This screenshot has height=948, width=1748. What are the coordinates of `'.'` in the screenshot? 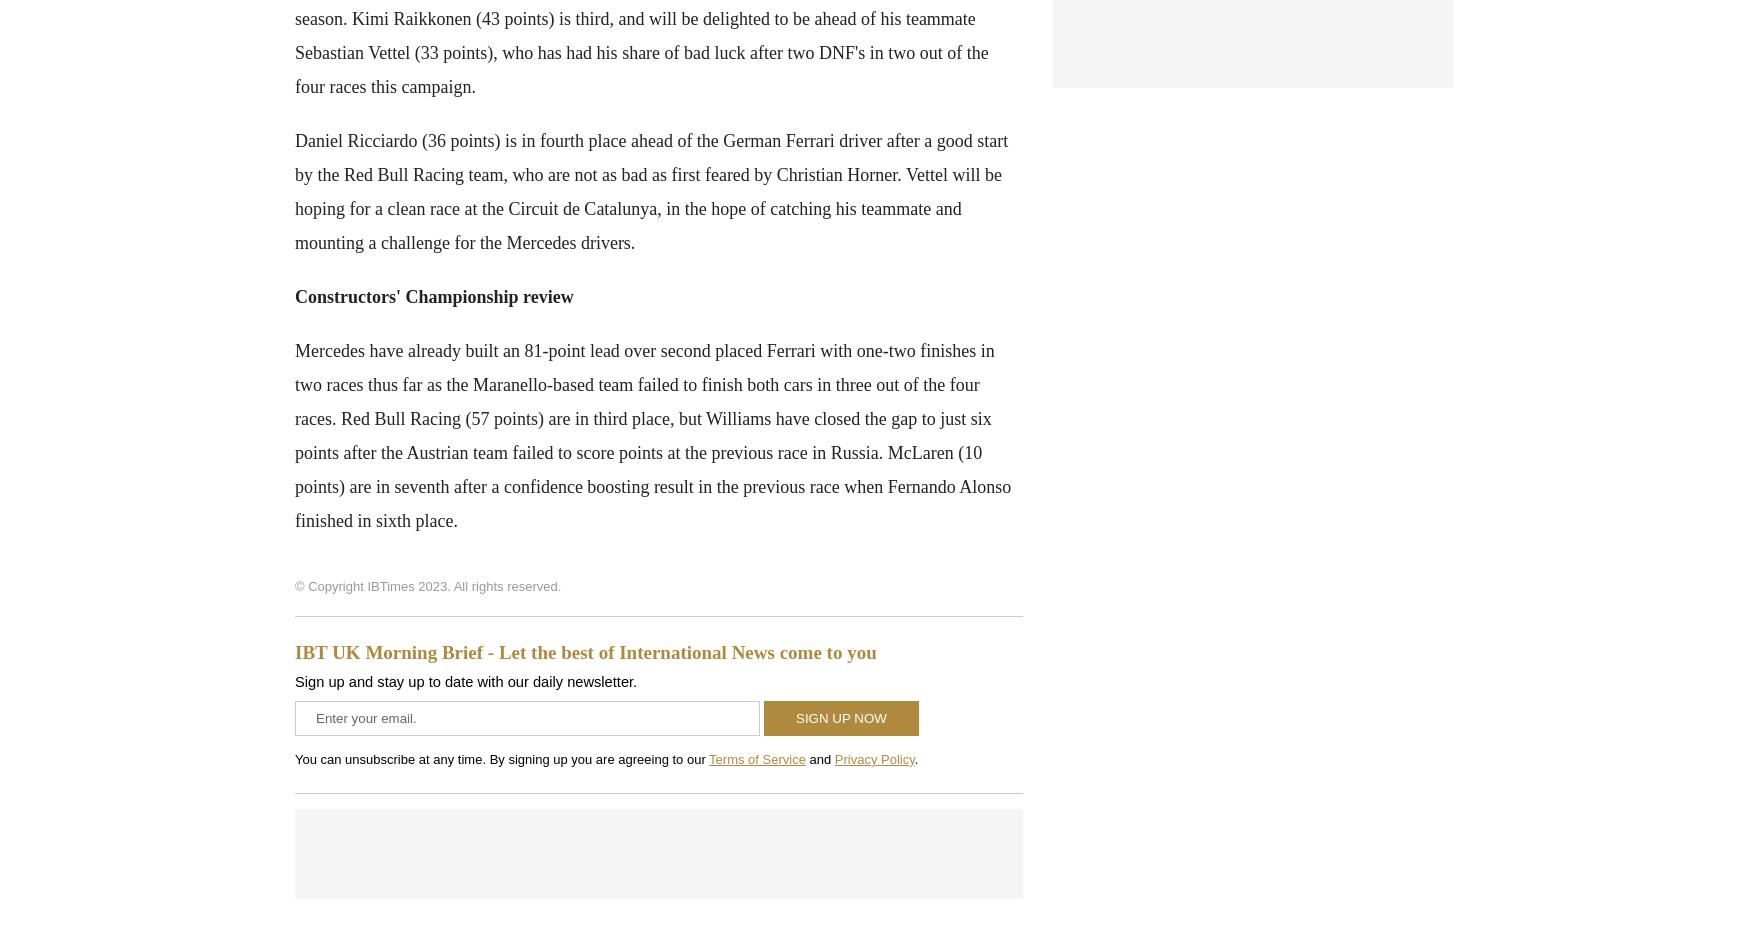 It's located at (914, 758).